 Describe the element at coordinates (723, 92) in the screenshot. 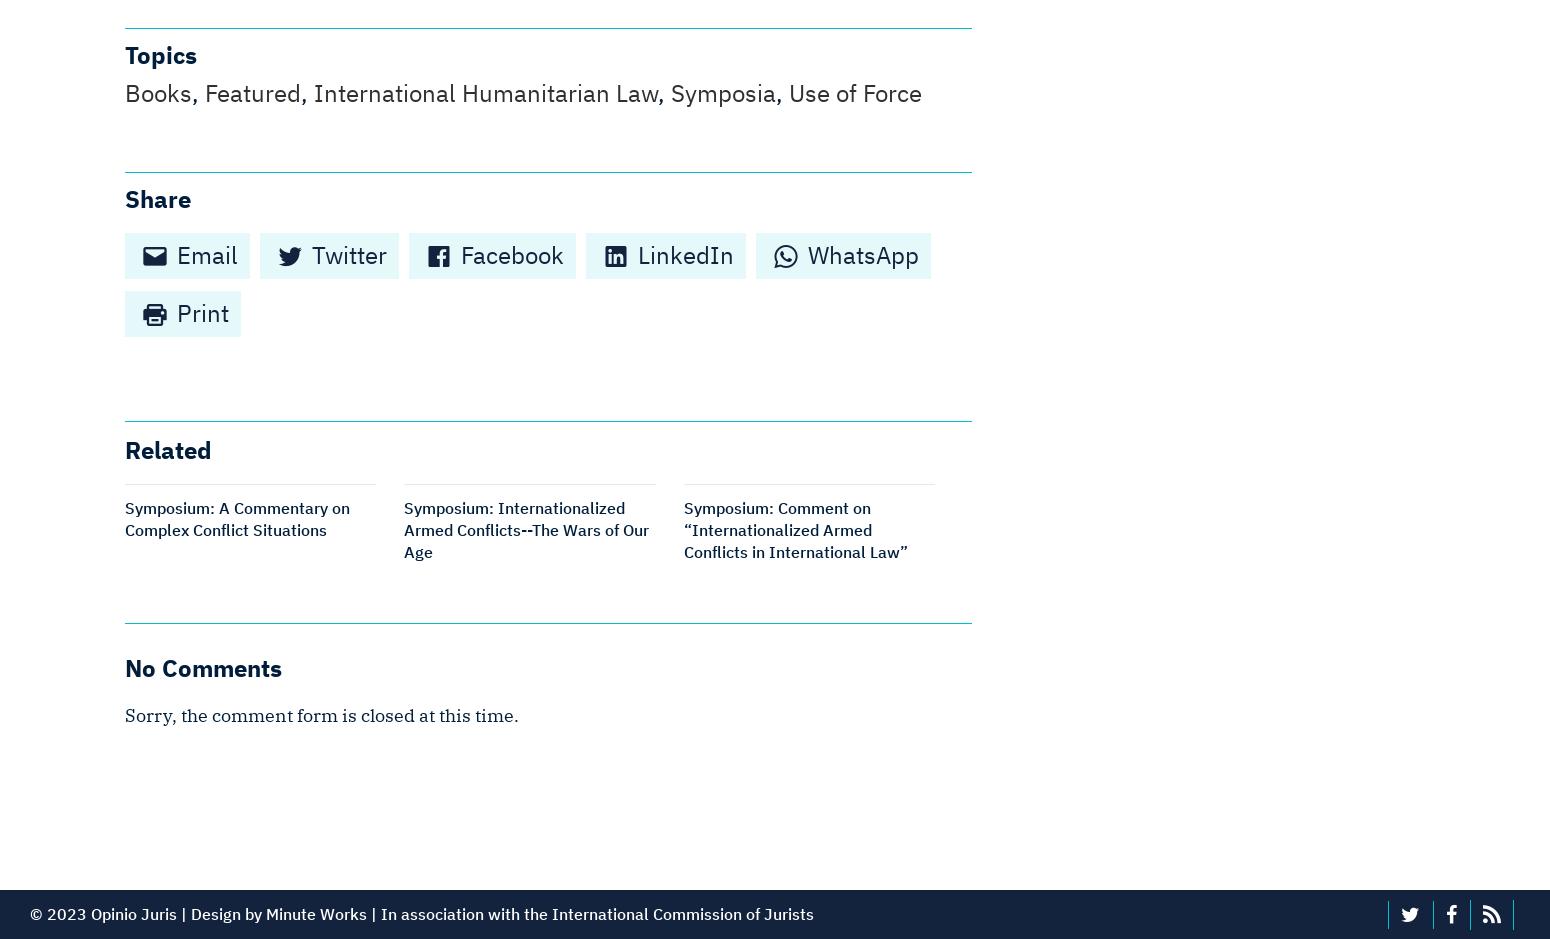

I see `'Symposia'` at that location.